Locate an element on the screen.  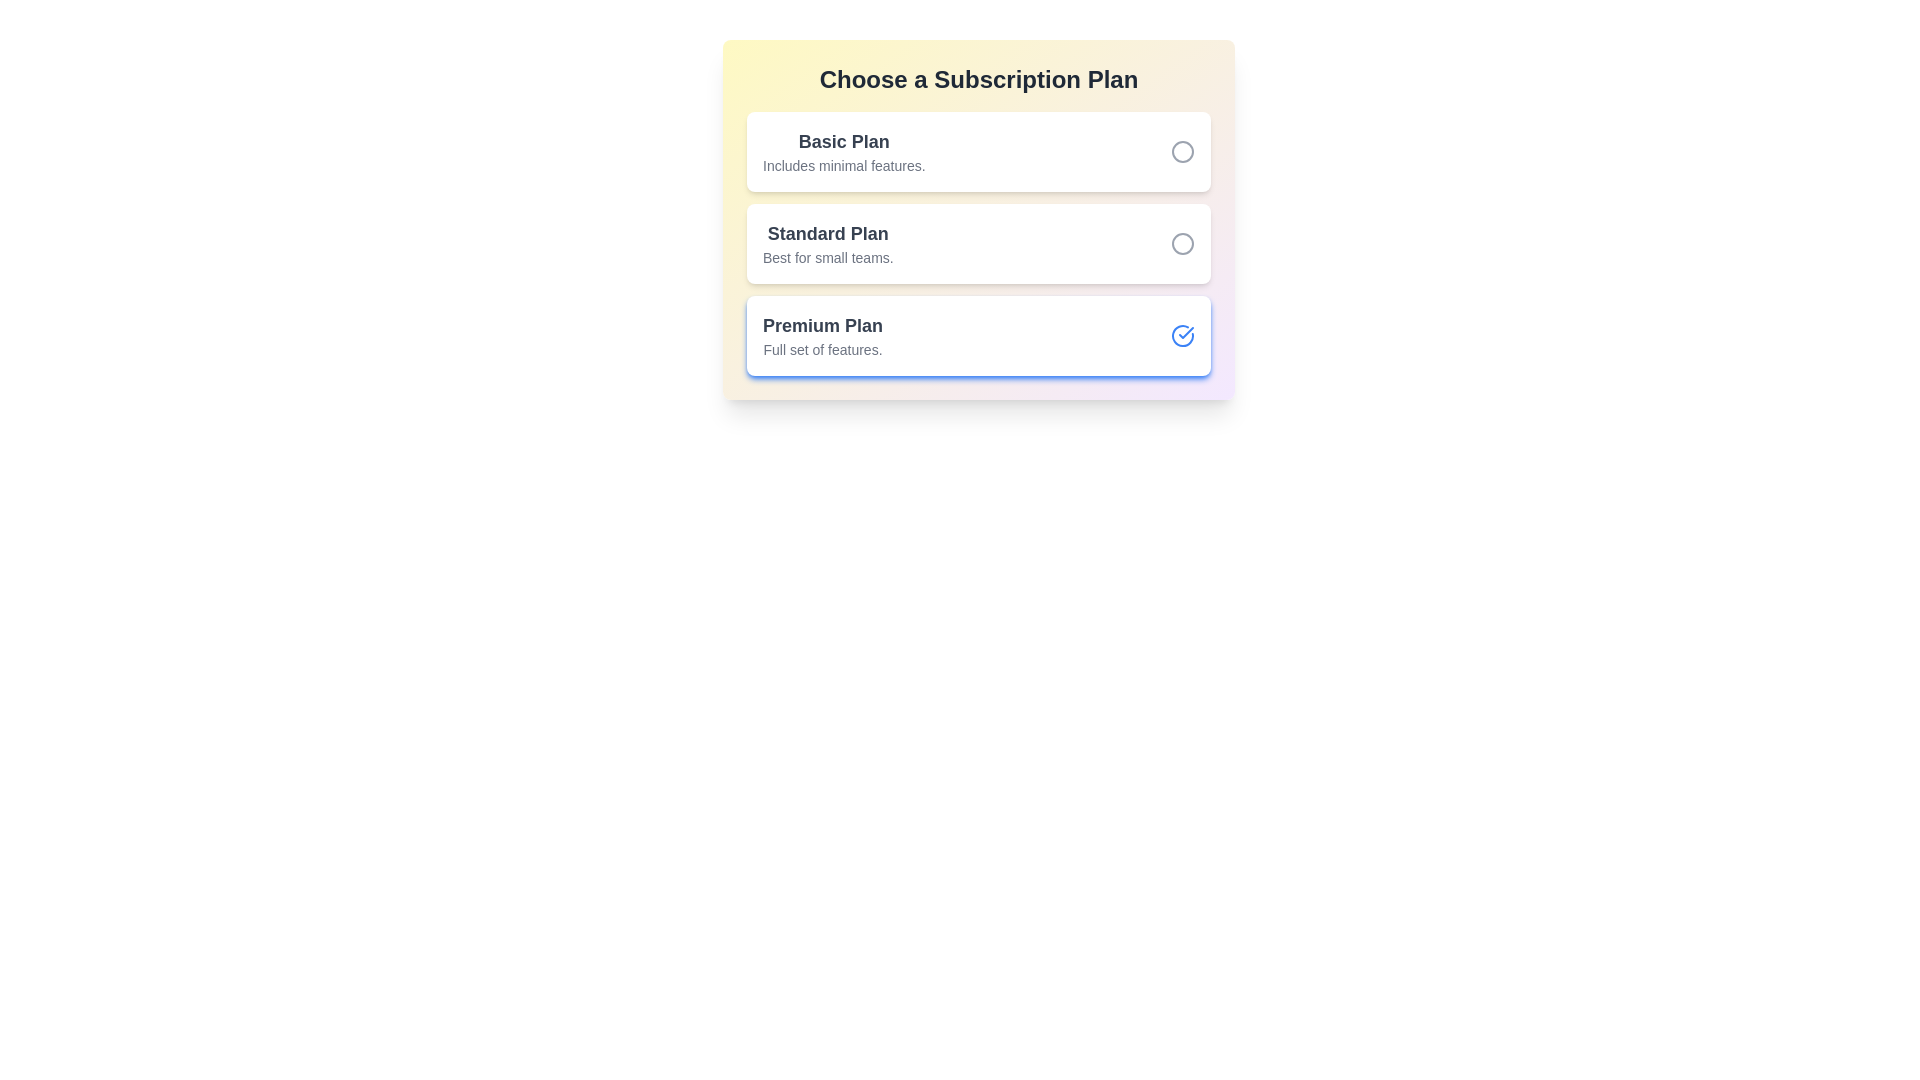
the subscription plan Premium Plan by clicking its corresponding button is located at coordinates (1182, 334).